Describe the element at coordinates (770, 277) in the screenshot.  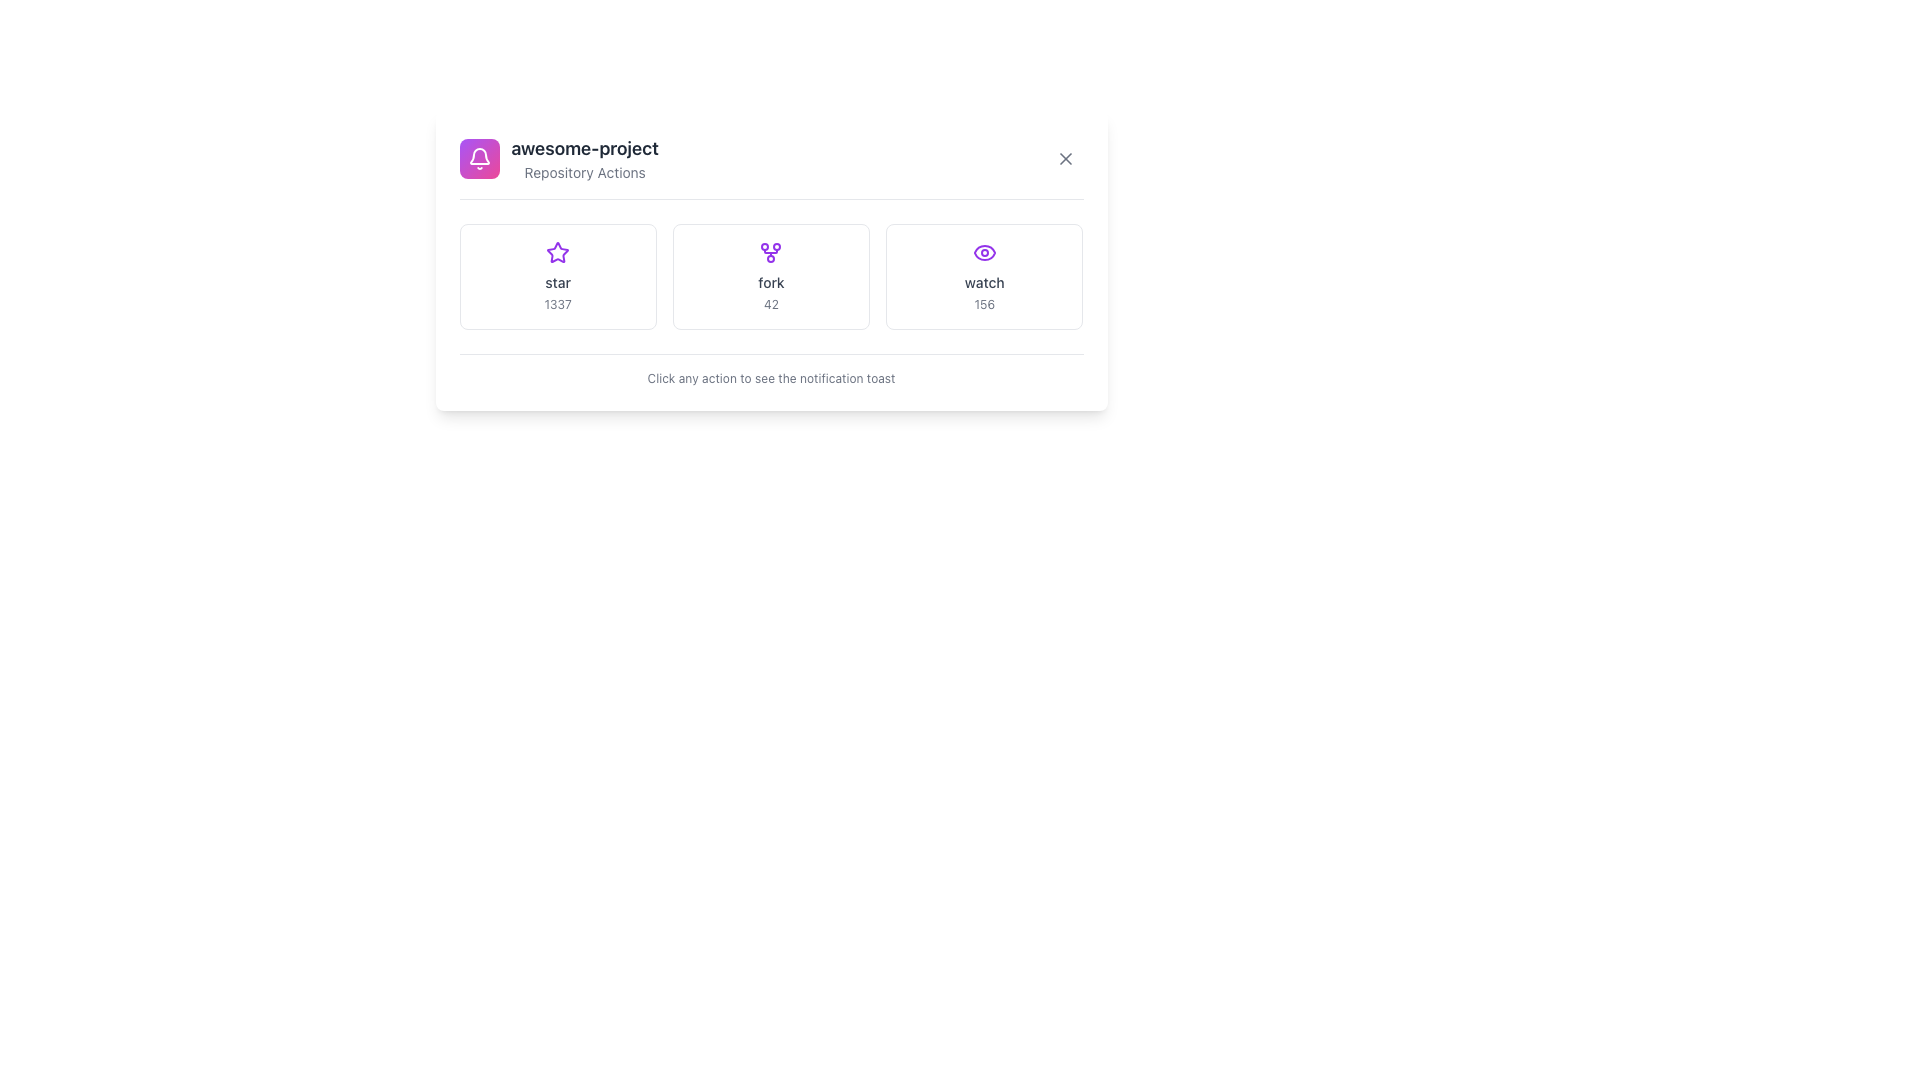
I see `the interactive information display block that signifies the number of forks for the repository, which shows '42' and is positioned between the 'star' and 'watch' elements` at that location.